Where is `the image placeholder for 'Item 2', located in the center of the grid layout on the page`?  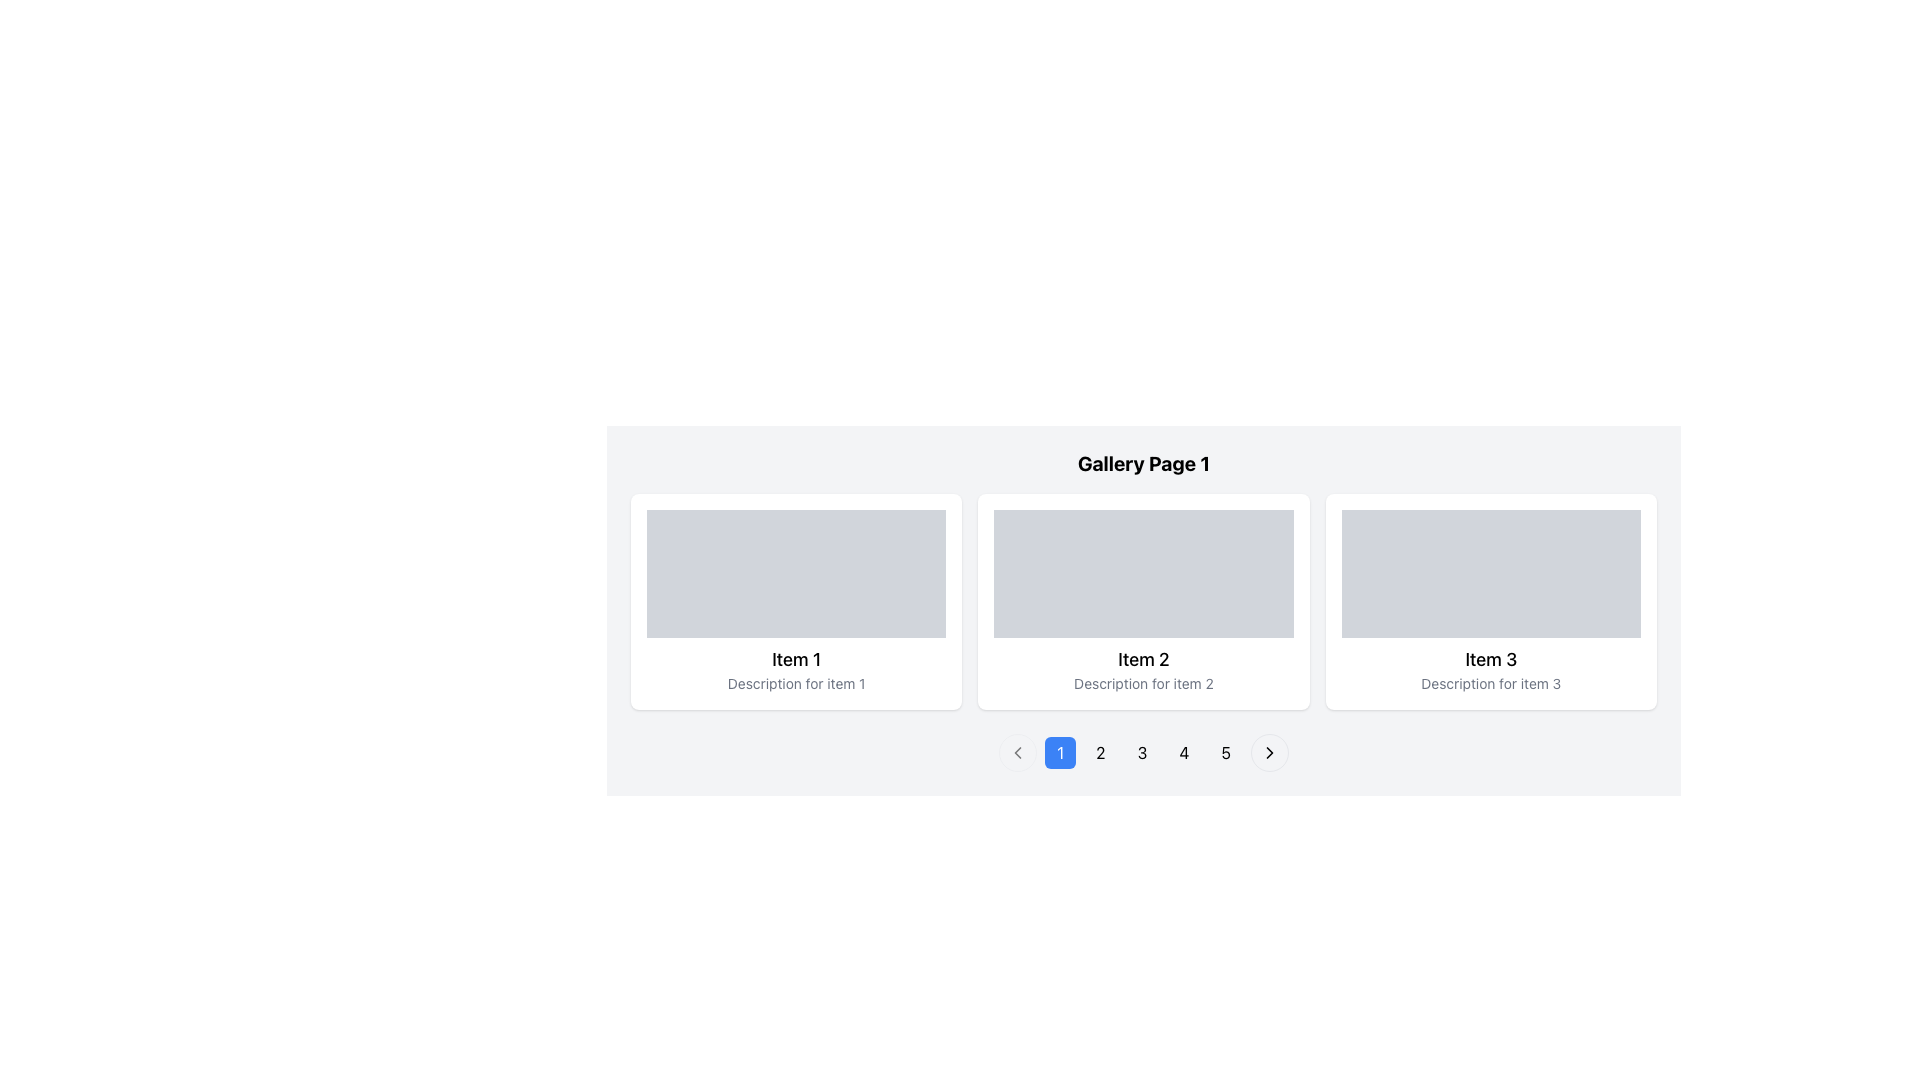 the image placeholder for 'Item 2', located in the center of the grid layout on the page is located at coordinates (1143, 574).